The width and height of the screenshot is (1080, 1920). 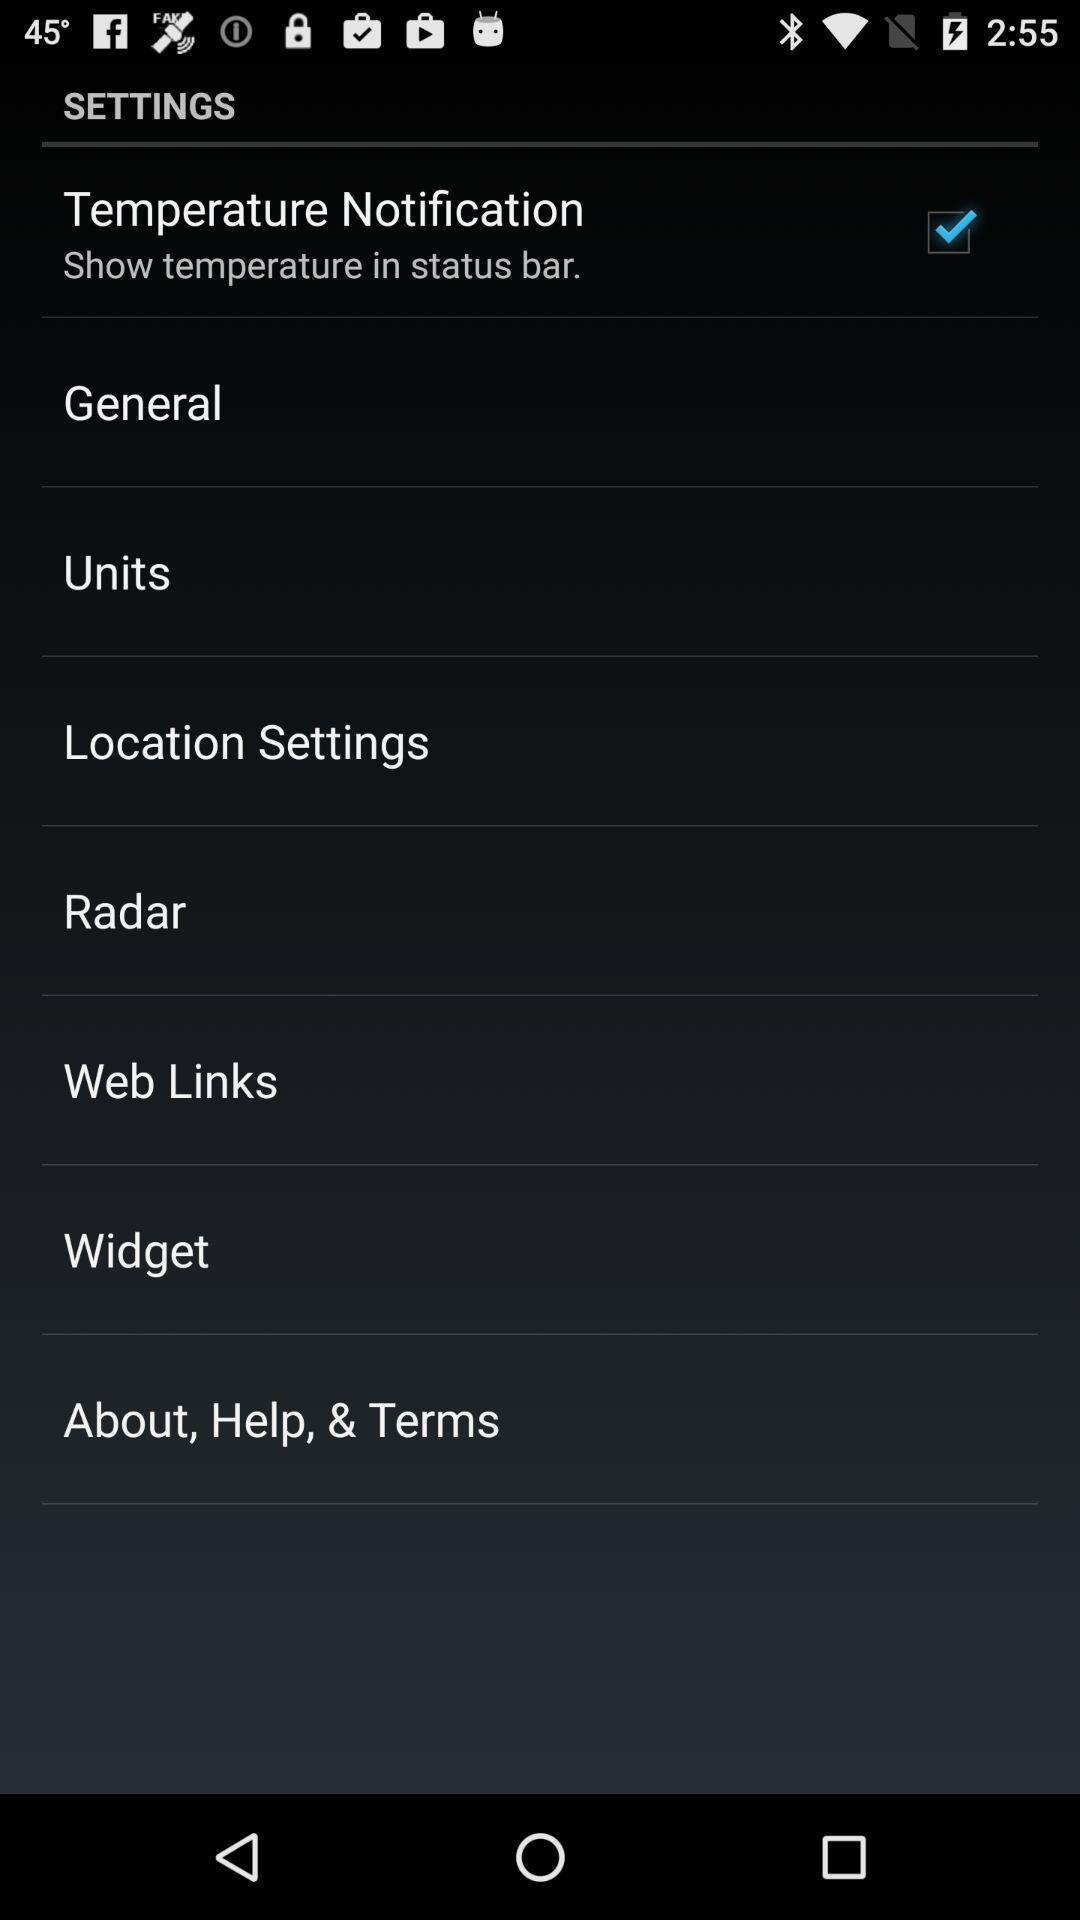 What do you see at coordinates (947, 232) in the screenshot?
I see `the app next to the temperature notification` at bounding box center [947, 232].